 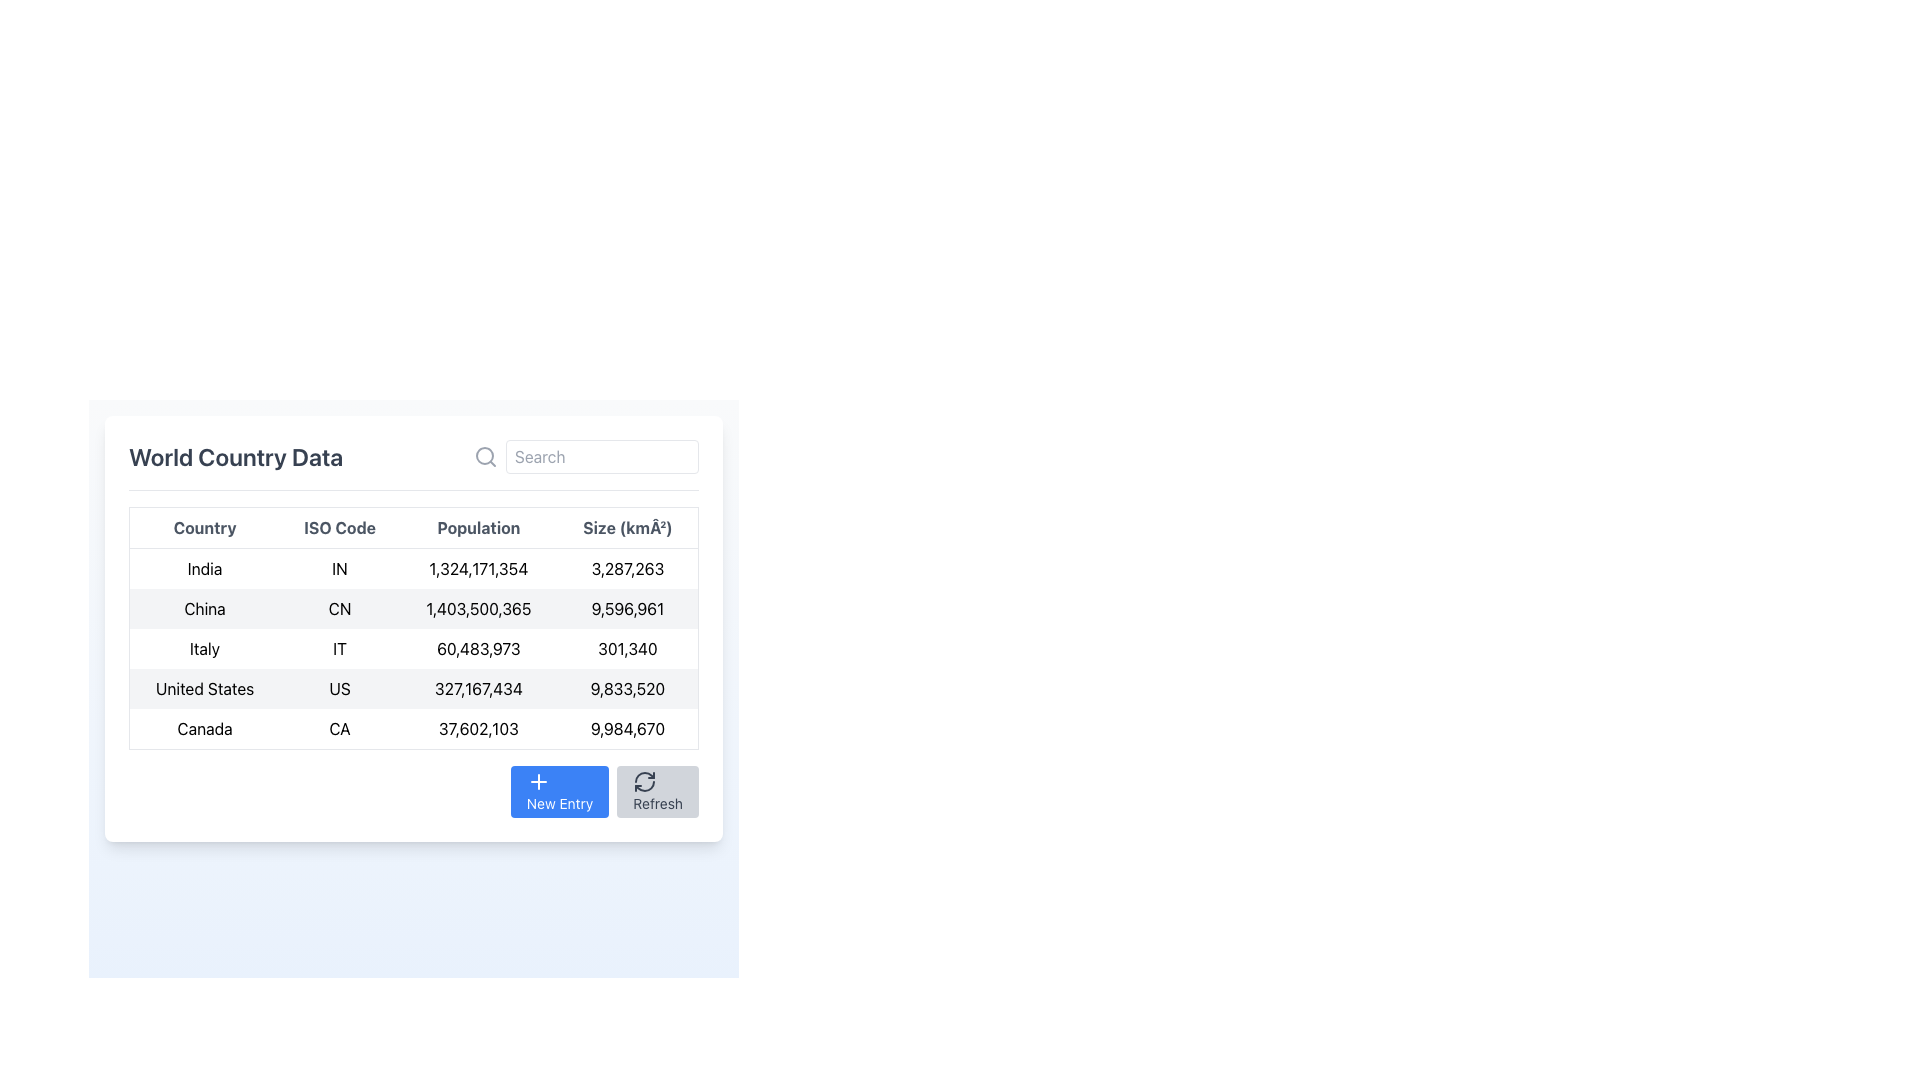 I want to click on the first button in the action bar below the 'World Country Data' table, so click(x=560, y=790).